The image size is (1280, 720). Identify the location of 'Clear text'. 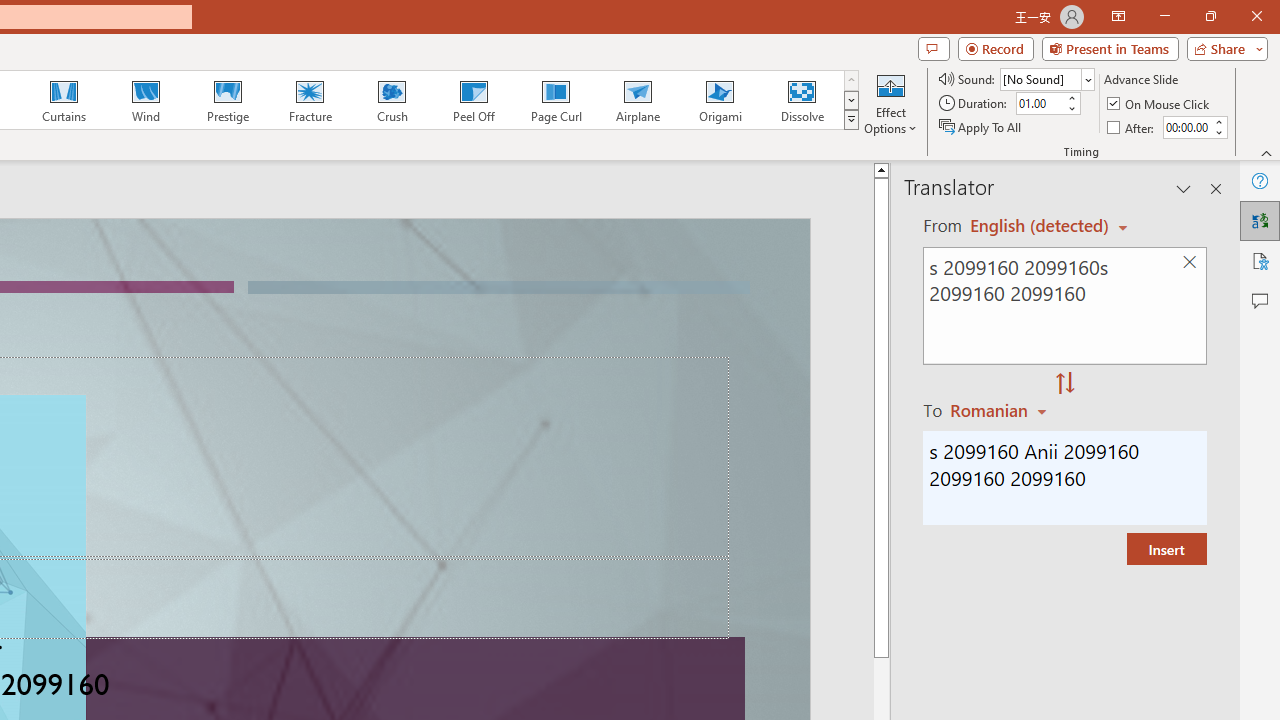
(1189, 262).